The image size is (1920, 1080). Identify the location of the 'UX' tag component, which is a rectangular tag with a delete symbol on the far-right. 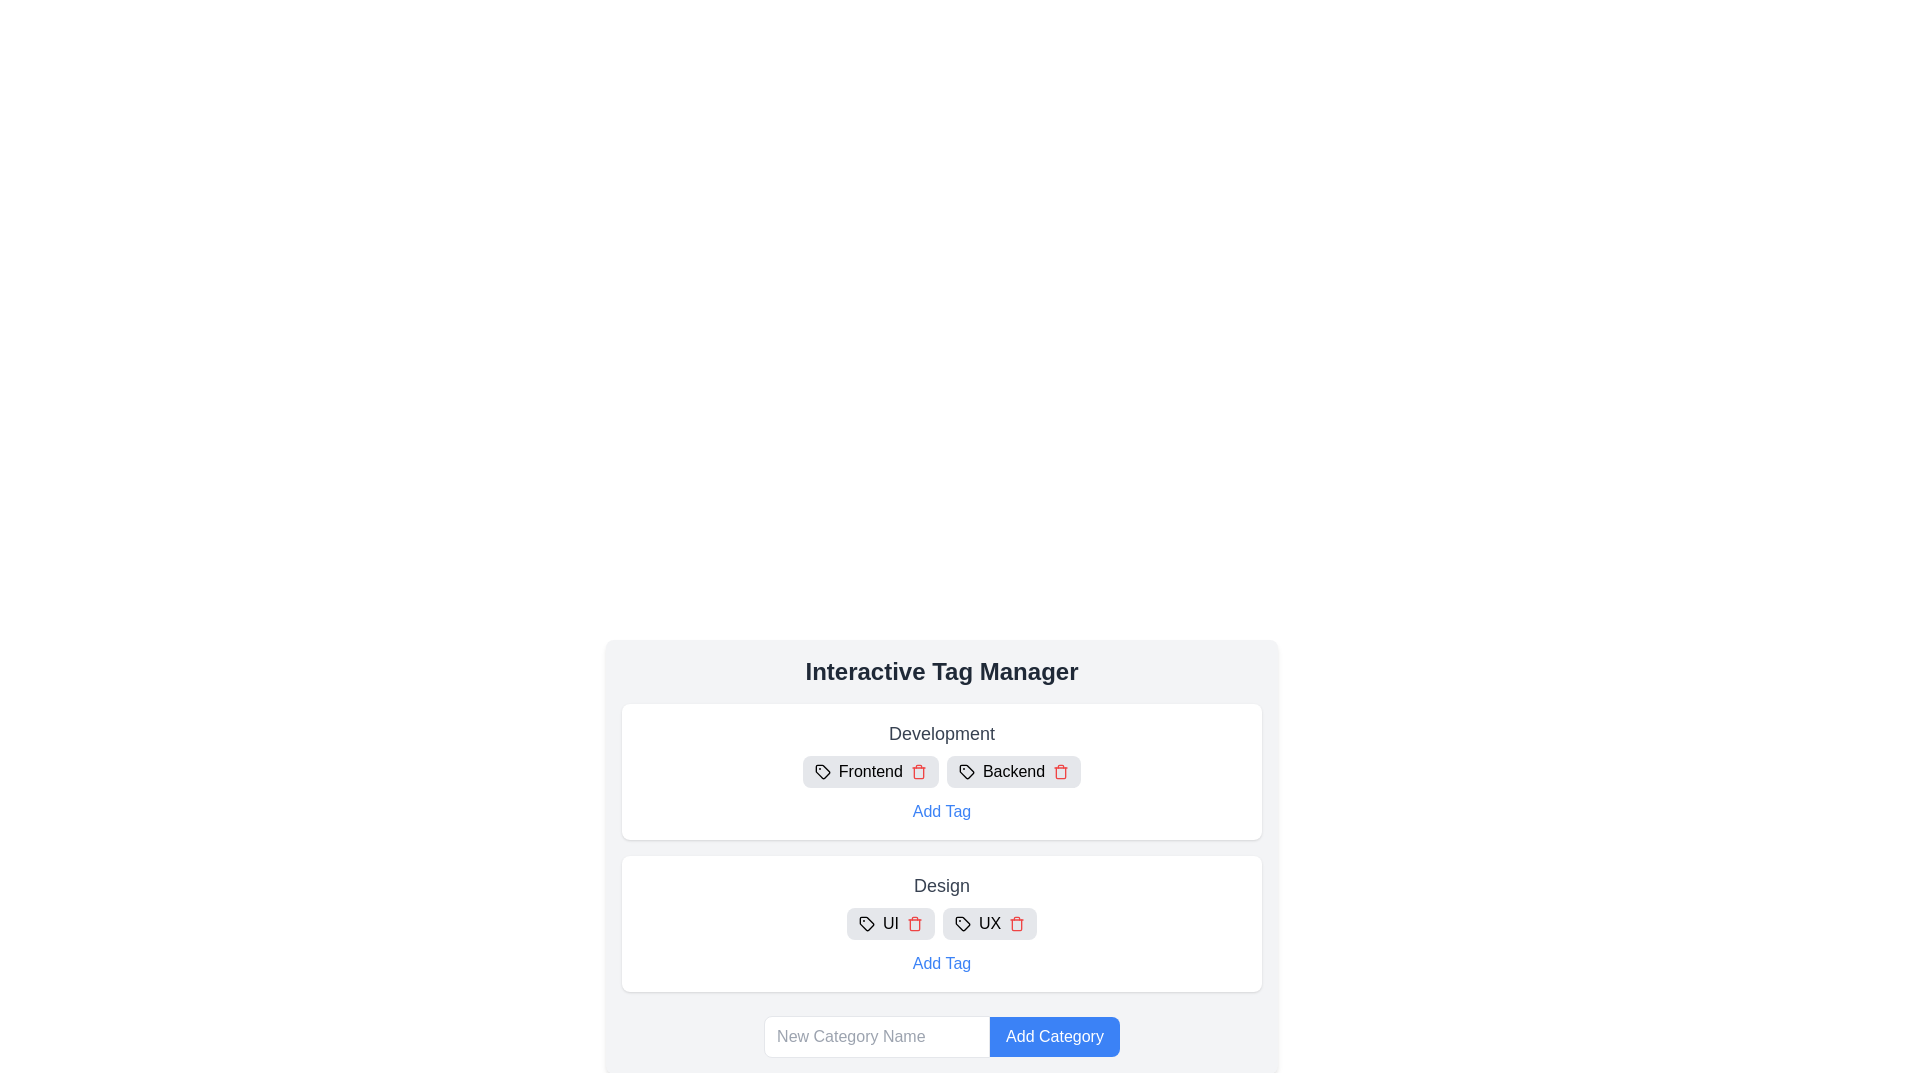
(989, 924).